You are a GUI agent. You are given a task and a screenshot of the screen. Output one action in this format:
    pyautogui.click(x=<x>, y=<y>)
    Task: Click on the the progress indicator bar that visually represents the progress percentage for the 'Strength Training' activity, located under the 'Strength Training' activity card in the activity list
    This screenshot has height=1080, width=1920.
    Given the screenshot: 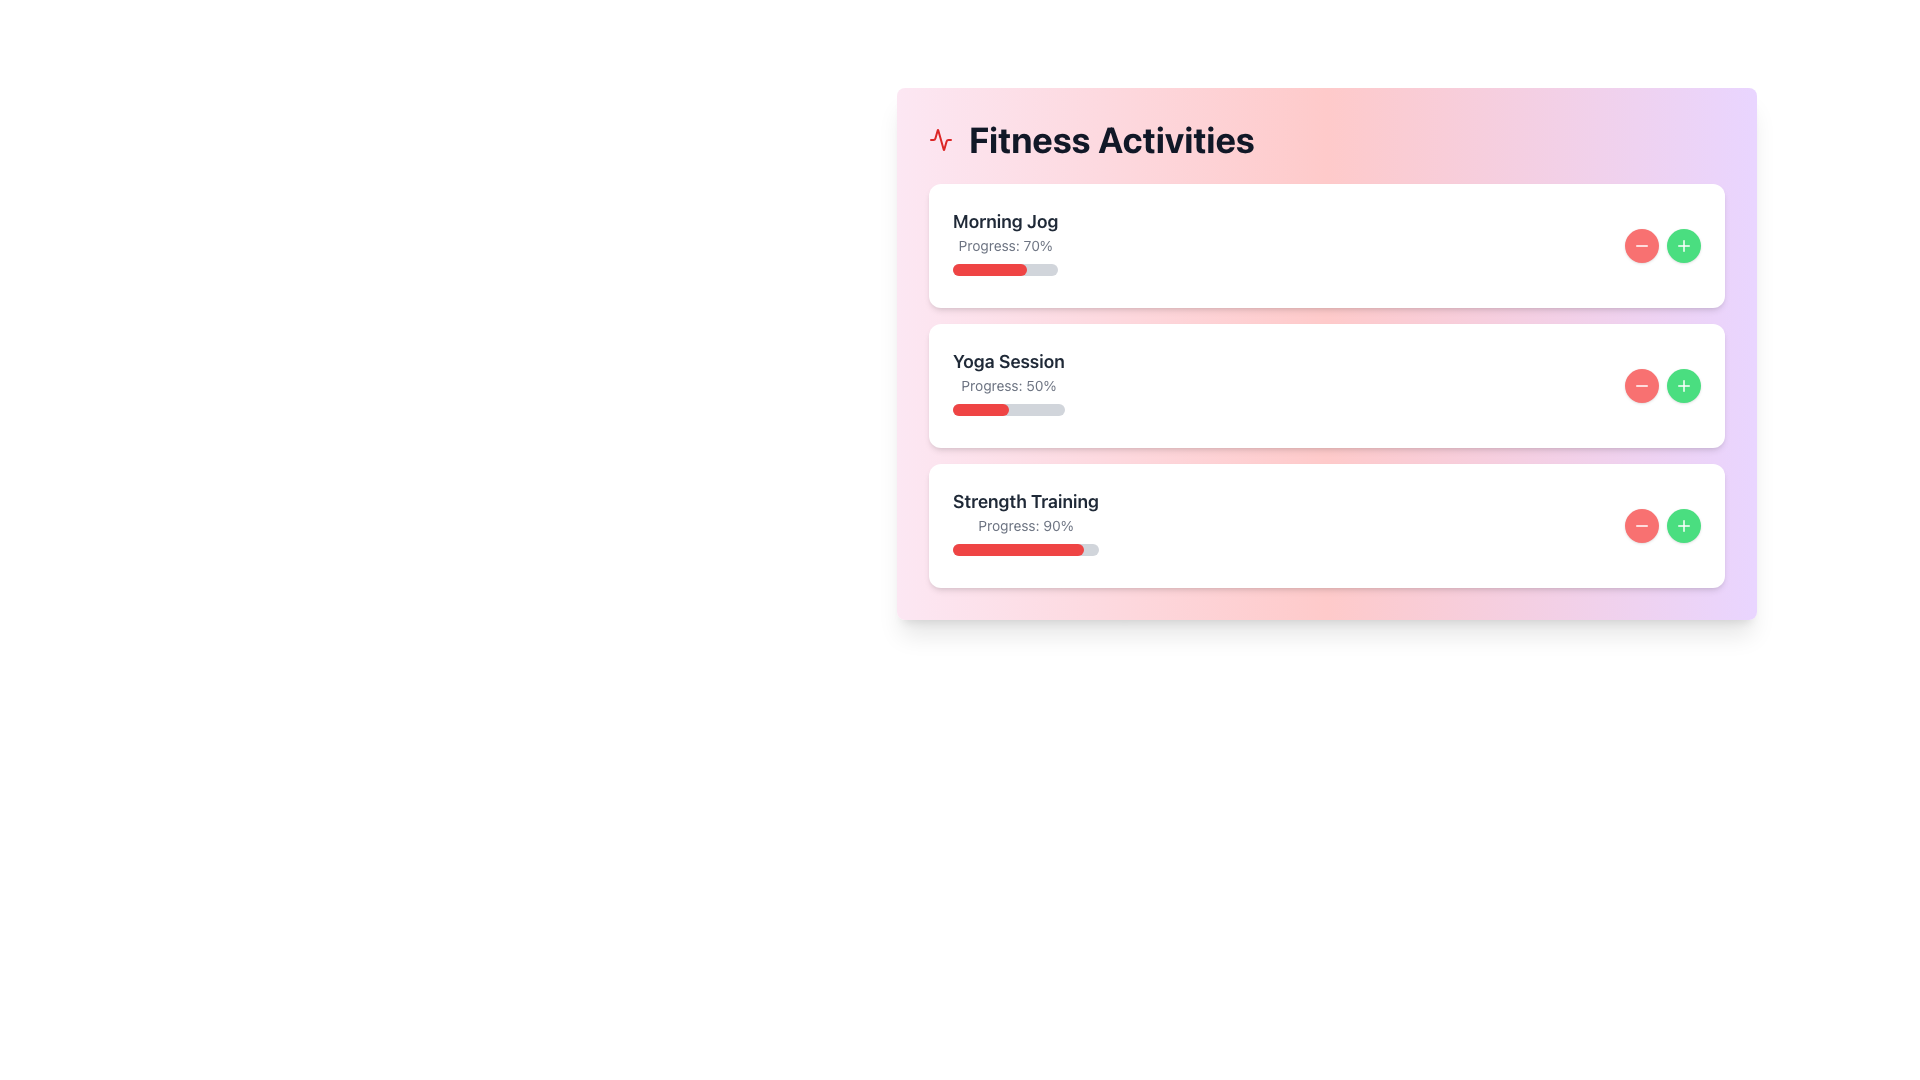 What is the action you would take?
    pyautogui.click(x=1018, y=550)
    